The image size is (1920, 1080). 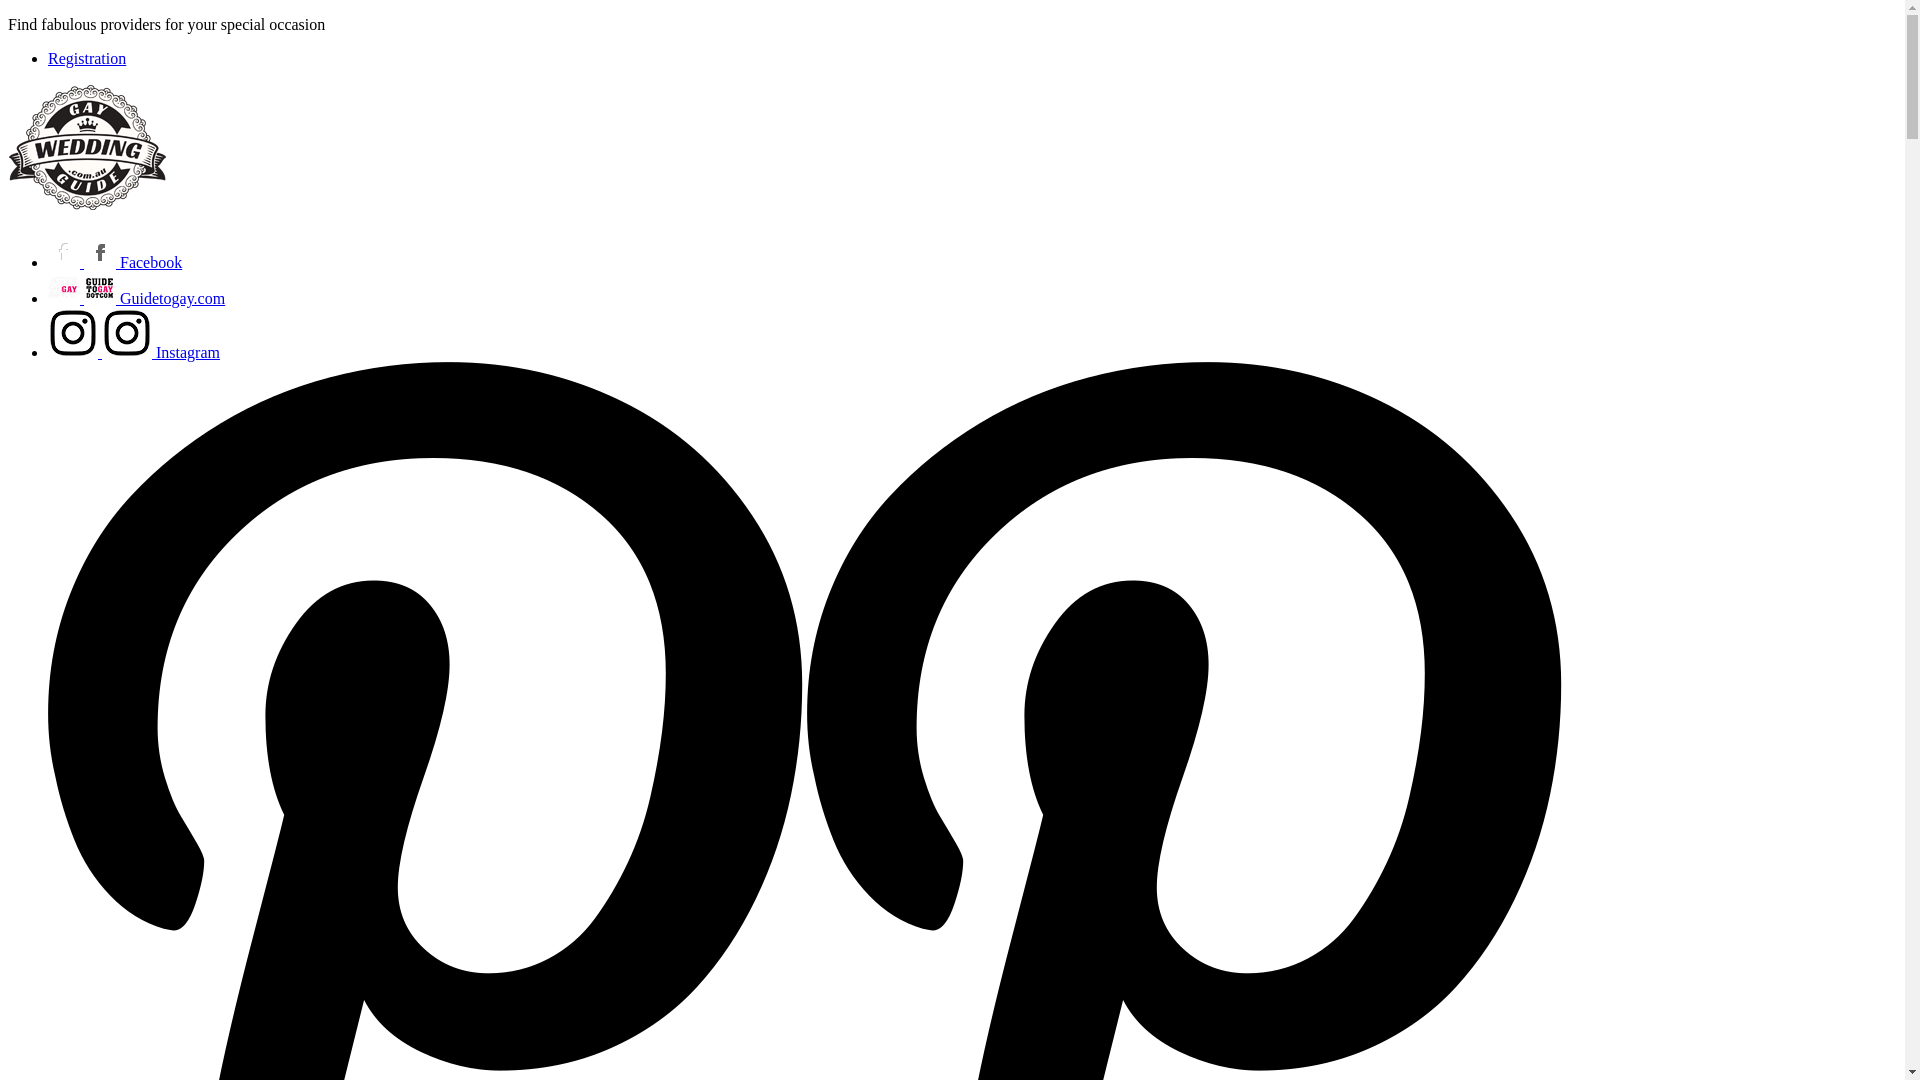 What do you see at coordinates (85, 57) in the screenshot?
I see `'Registration'` at bounding box center [85, 57].